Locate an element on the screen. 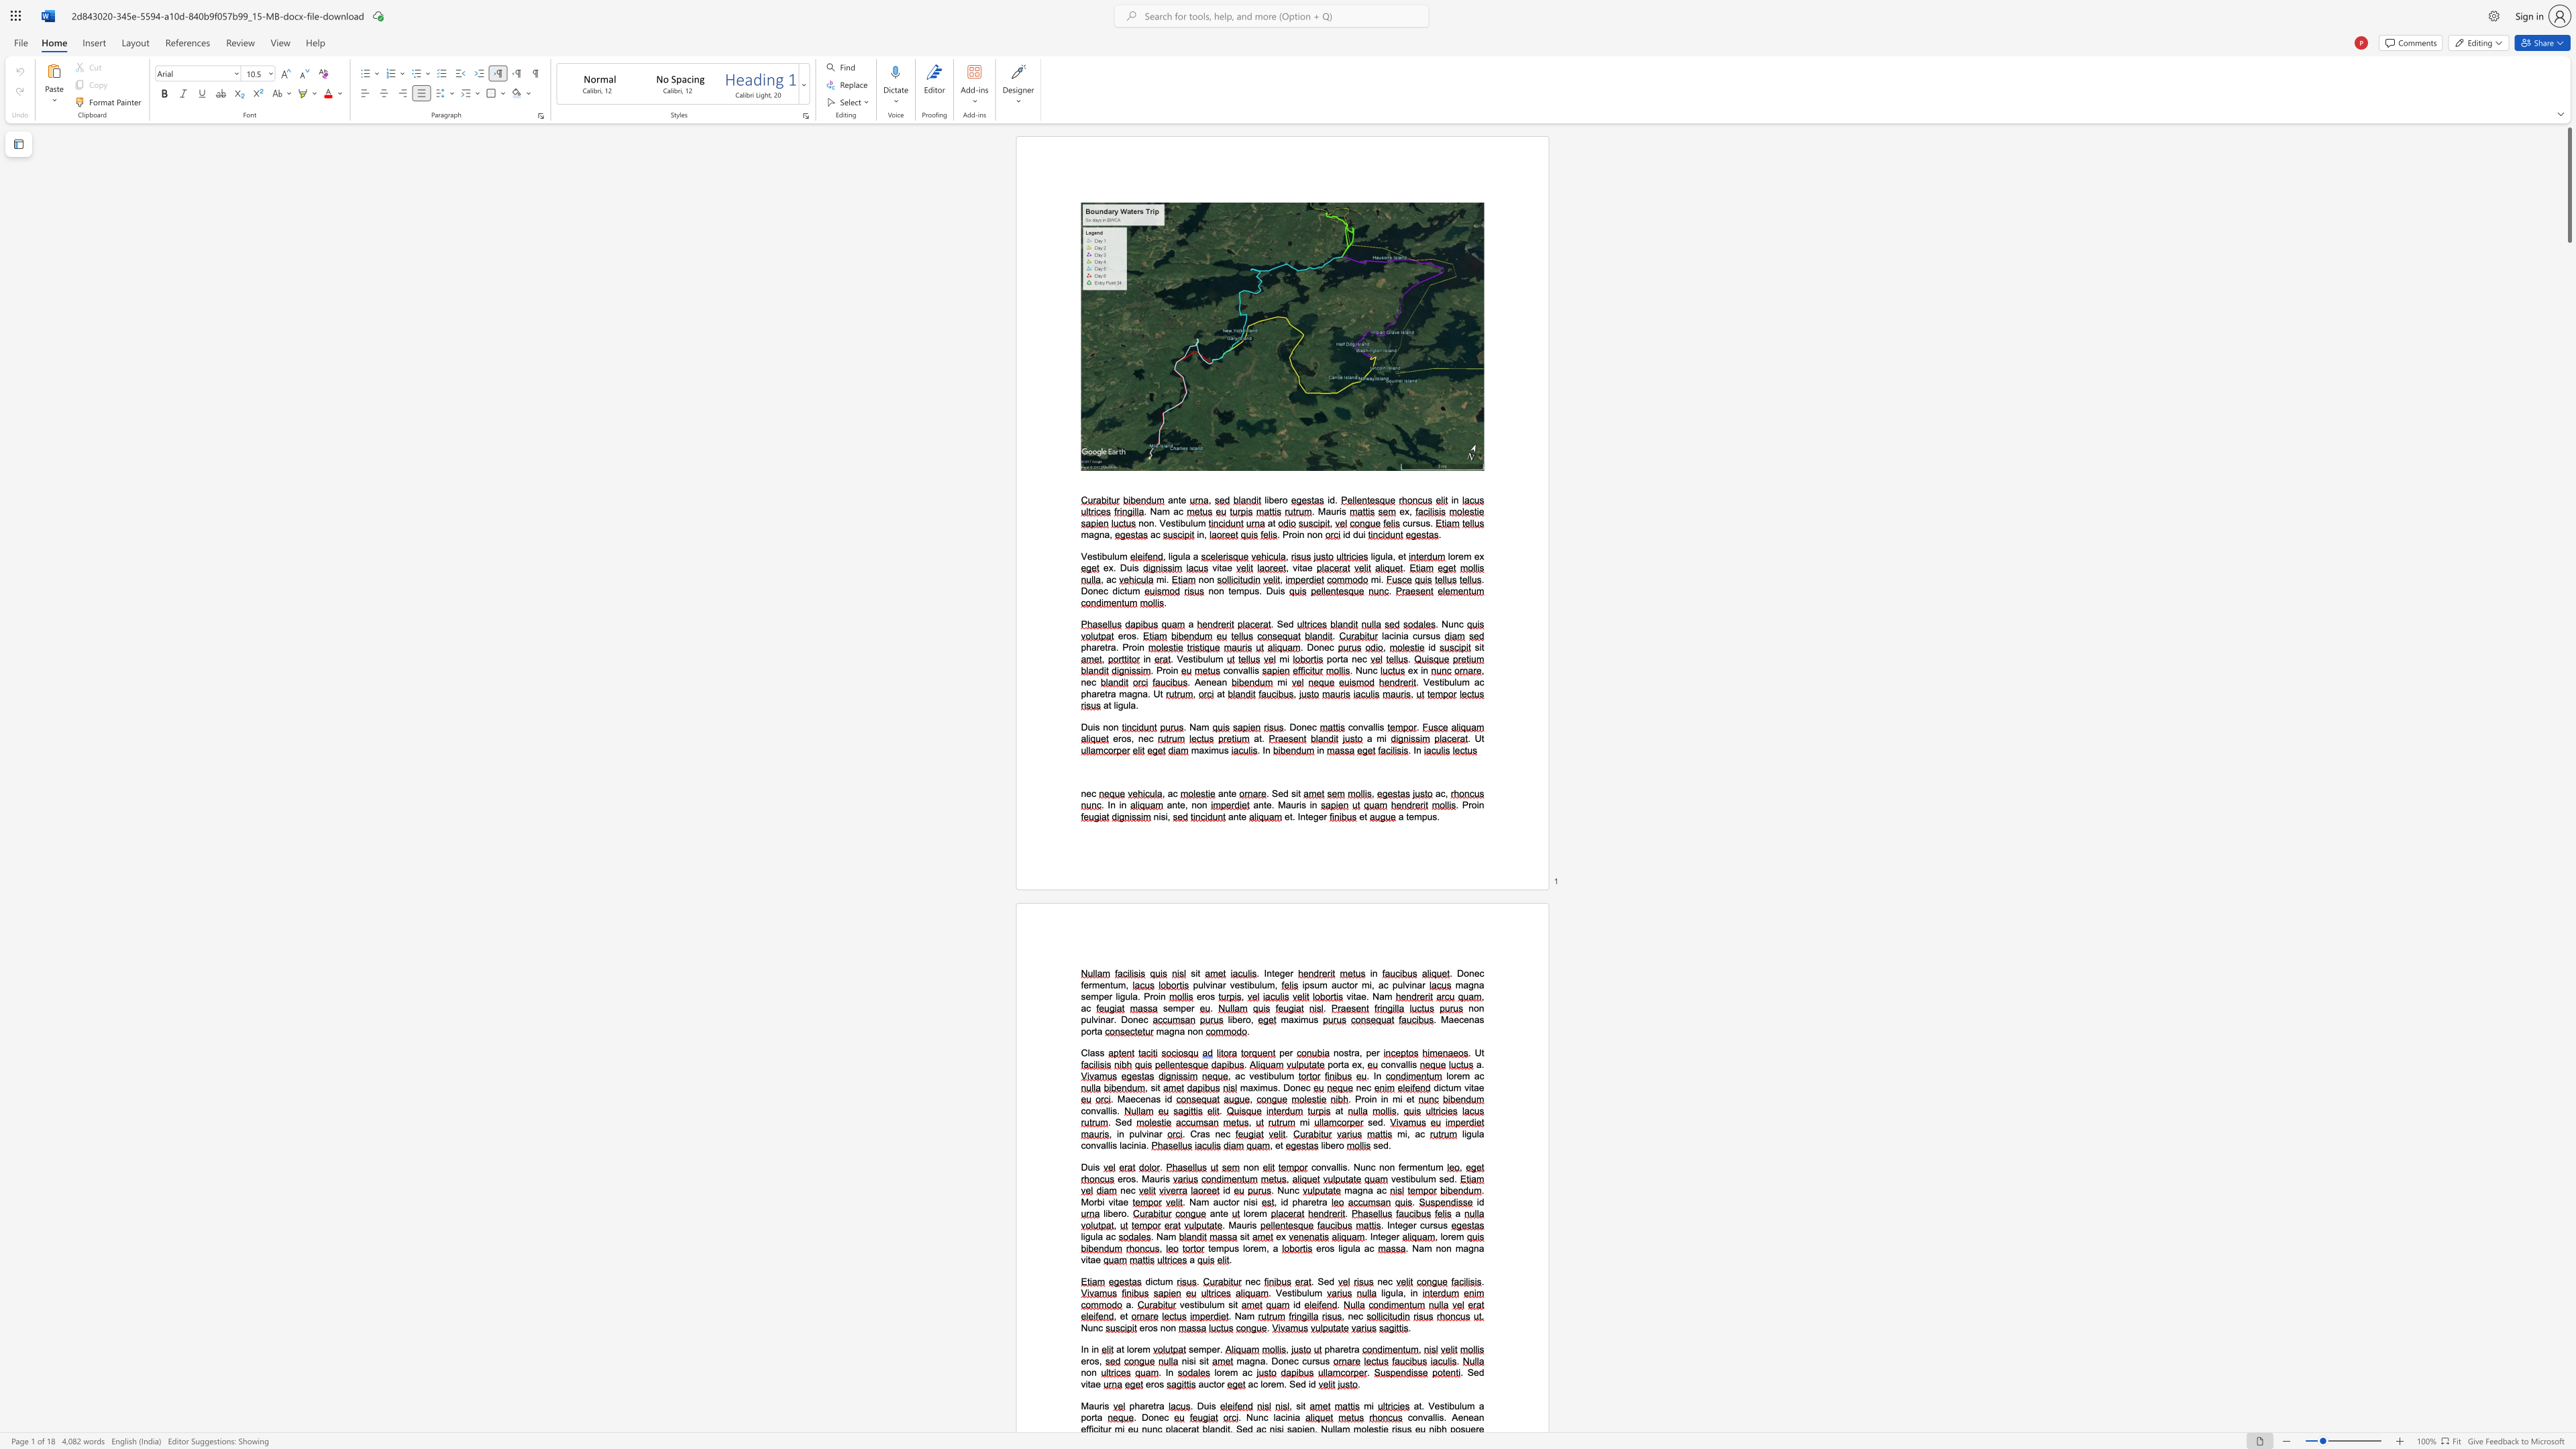 This screenshot has width=2576, height=1449. the 2th character "a" in the text is located at coordinates (1369, 1189).